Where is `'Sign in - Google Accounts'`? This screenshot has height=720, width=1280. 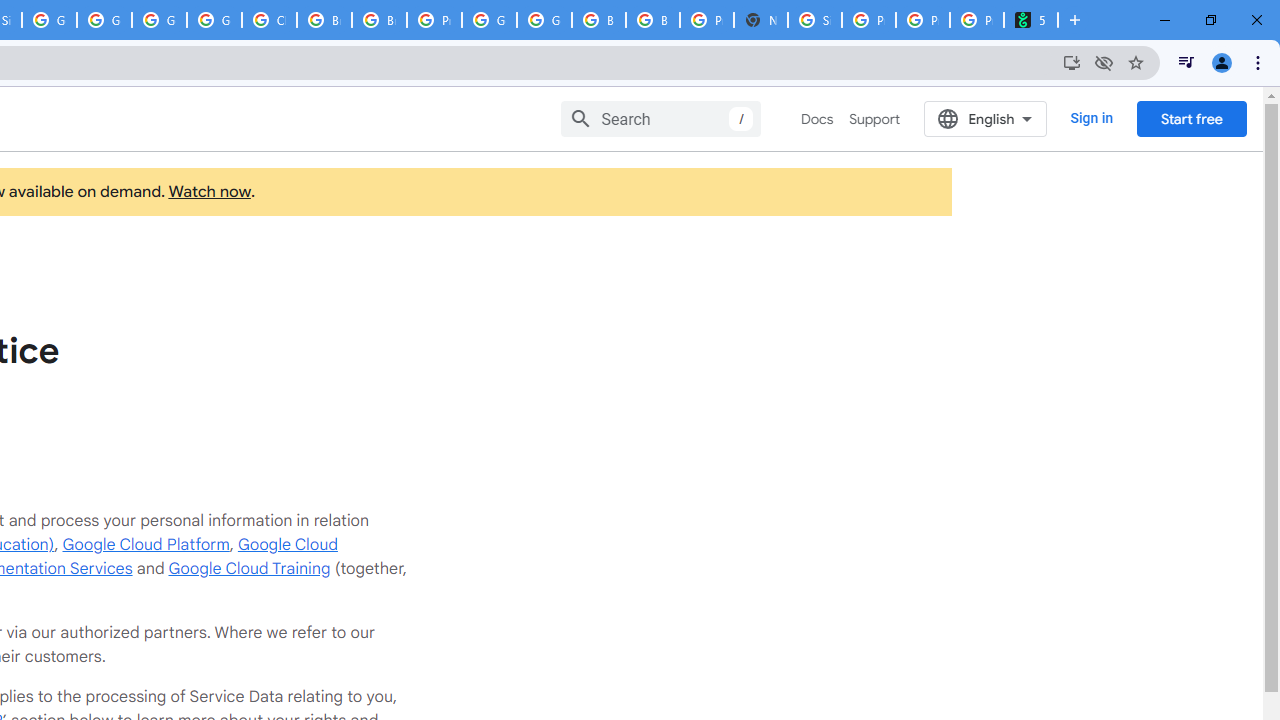 'Sign in - Google Accounts' is located at coordinates (815, 20).